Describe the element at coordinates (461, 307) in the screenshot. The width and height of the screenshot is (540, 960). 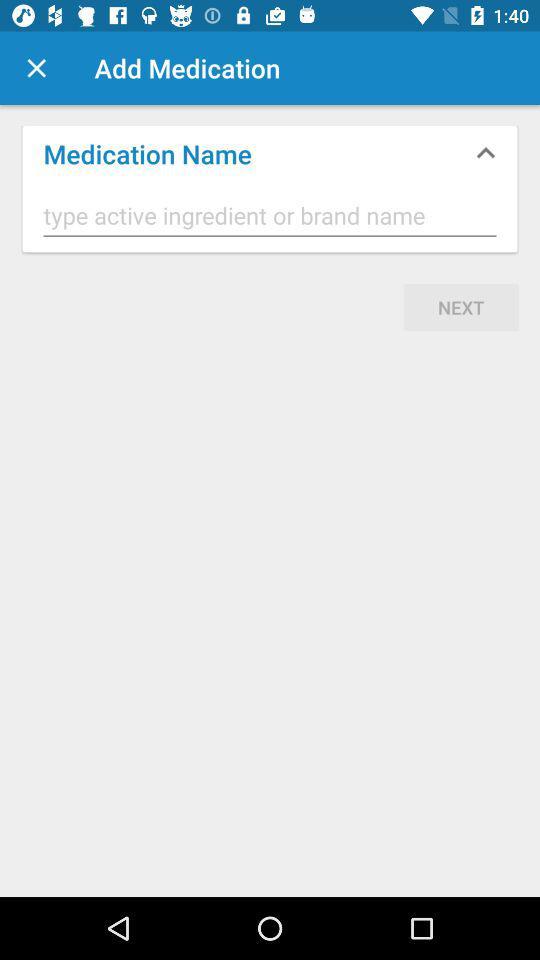
I see `next item` at that location.